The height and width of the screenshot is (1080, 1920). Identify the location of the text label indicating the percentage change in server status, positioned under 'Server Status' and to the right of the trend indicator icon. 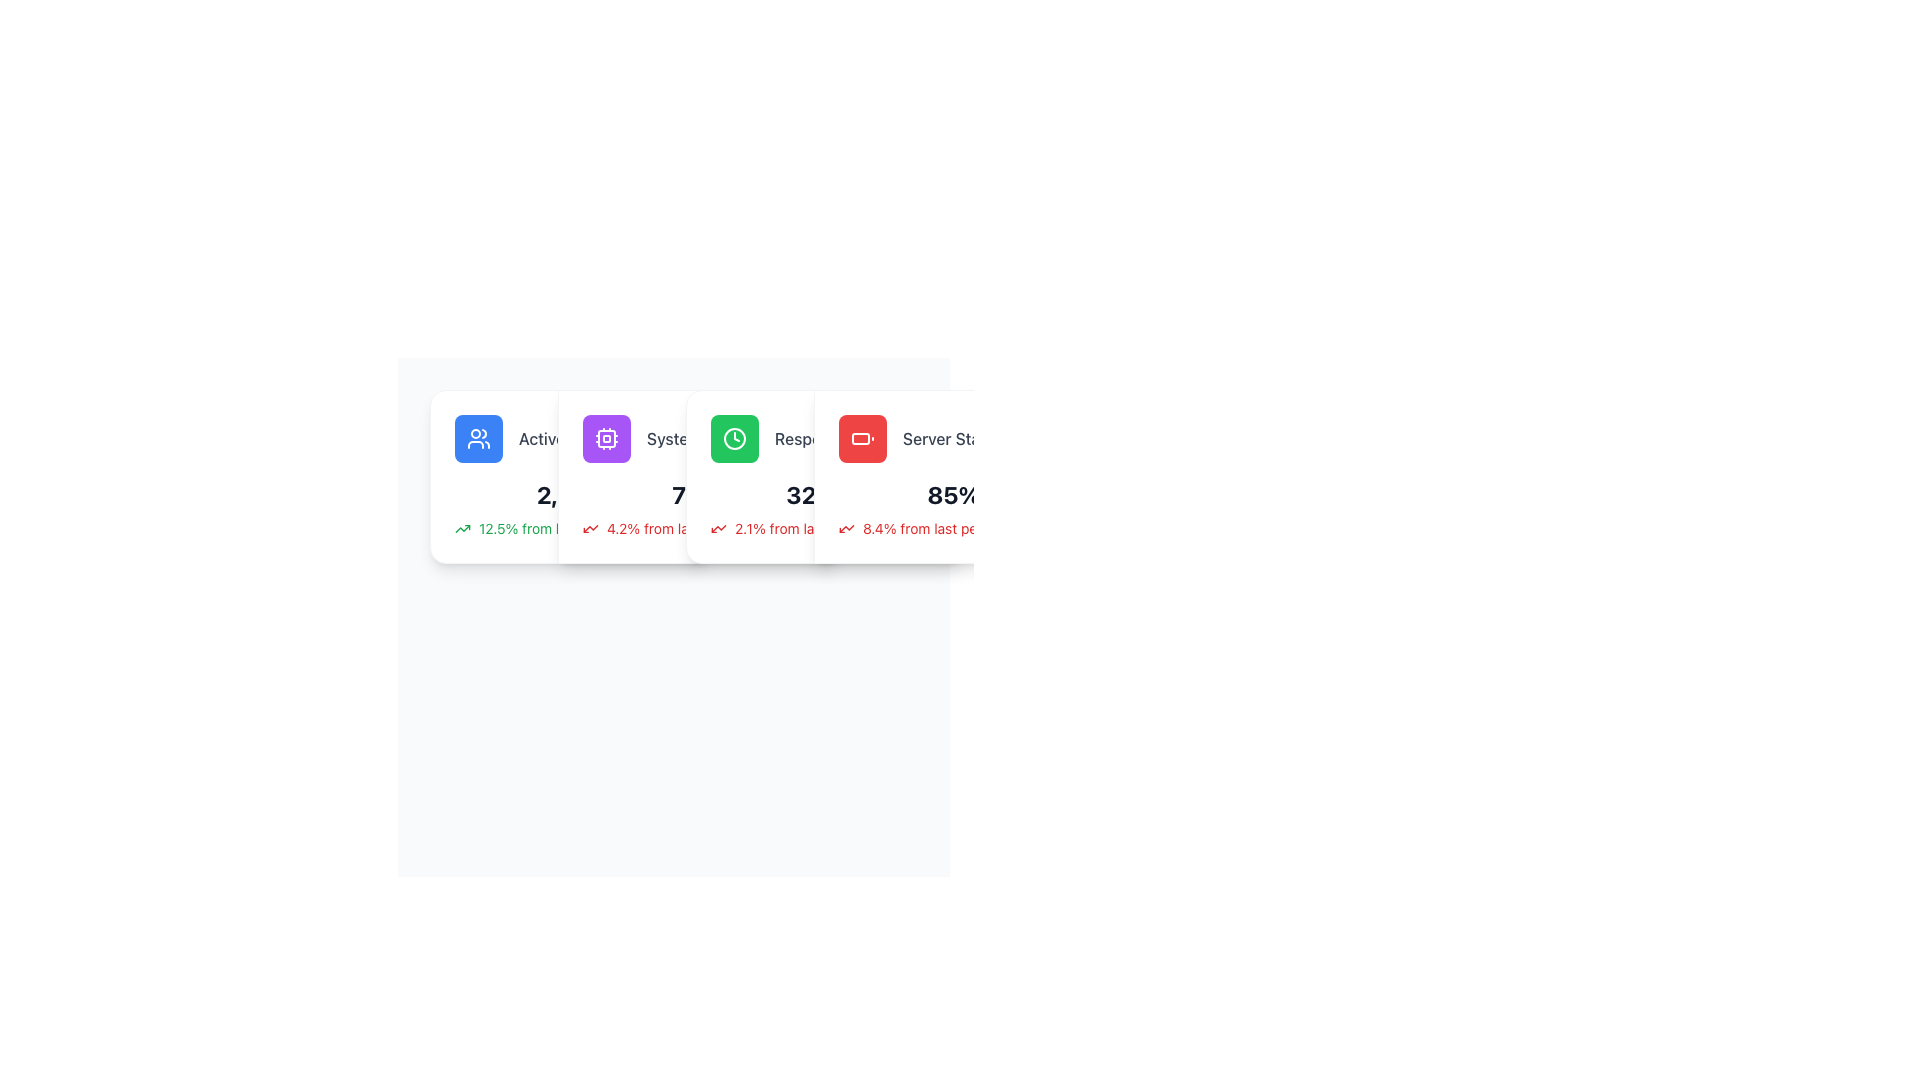
(931, 527).